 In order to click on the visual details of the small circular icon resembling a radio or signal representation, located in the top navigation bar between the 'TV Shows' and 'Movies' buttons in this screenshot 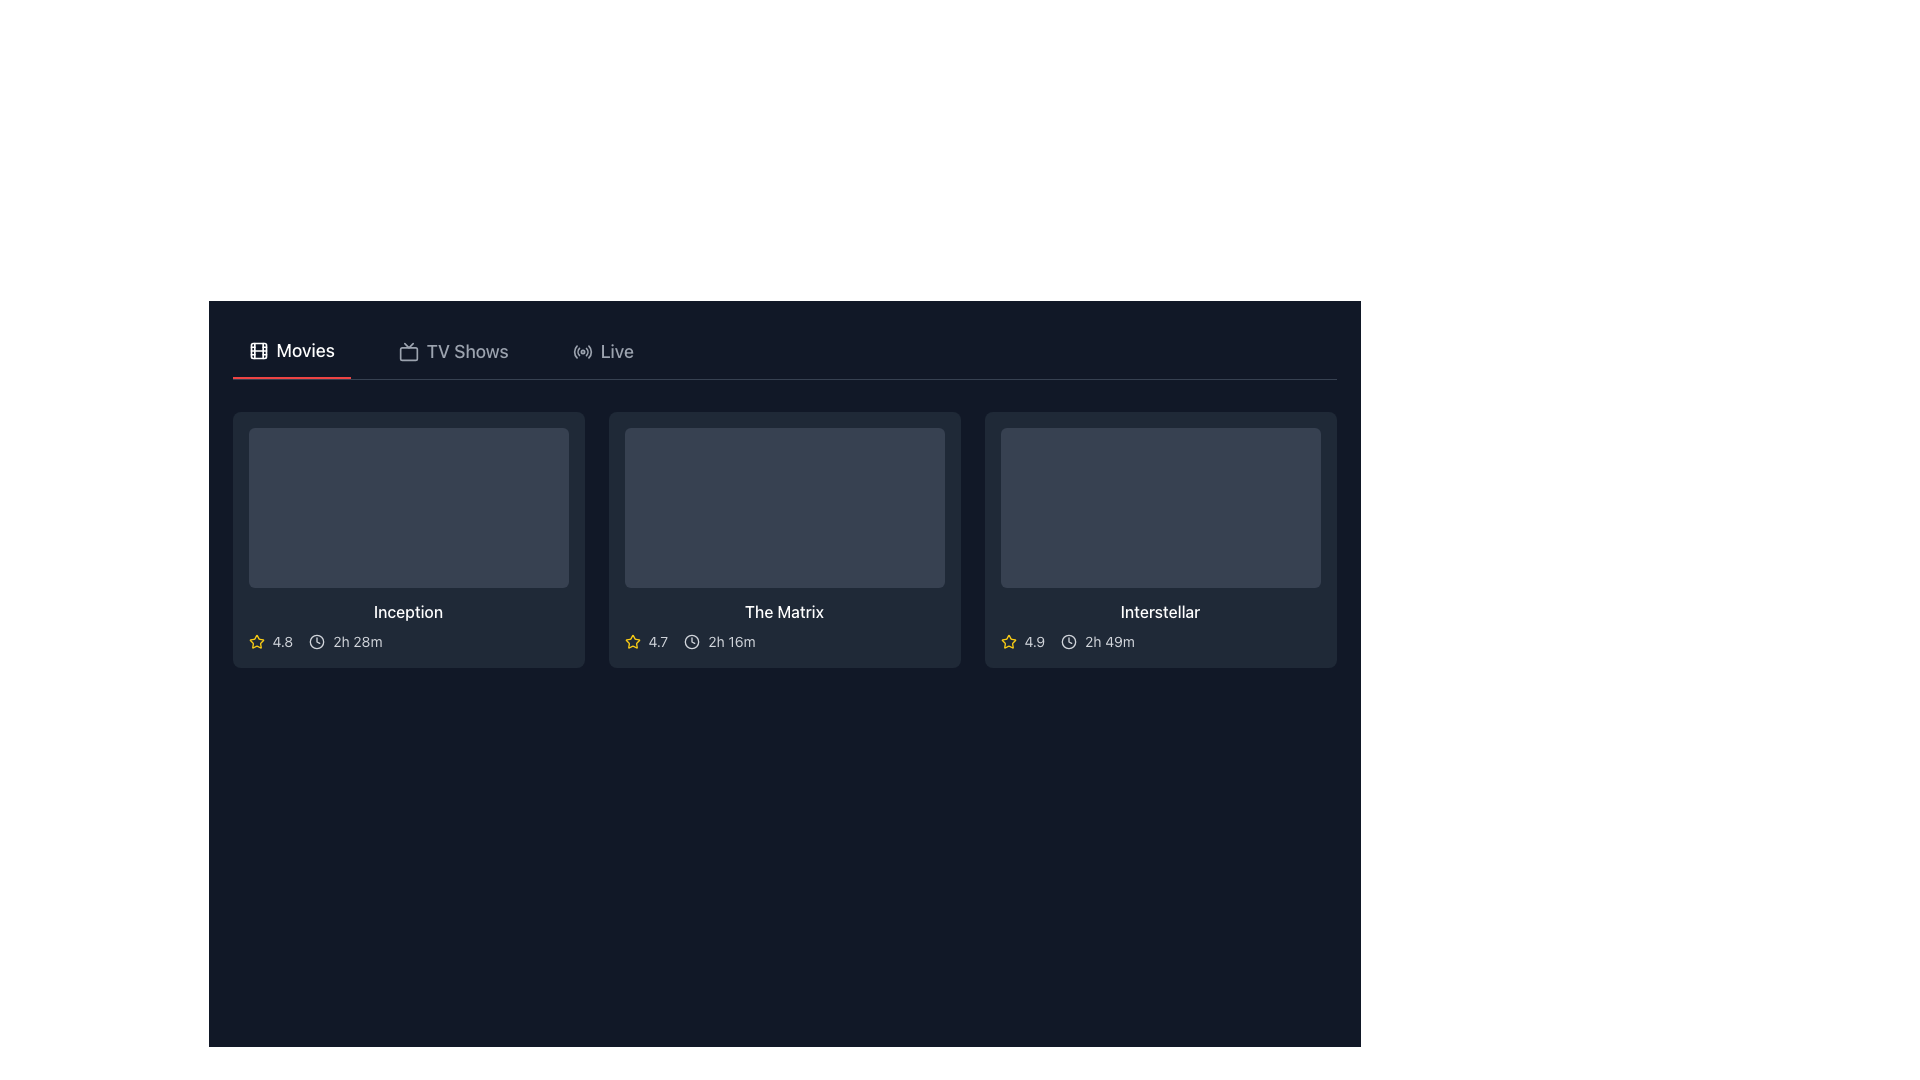, I will do `click(581, 350)`.